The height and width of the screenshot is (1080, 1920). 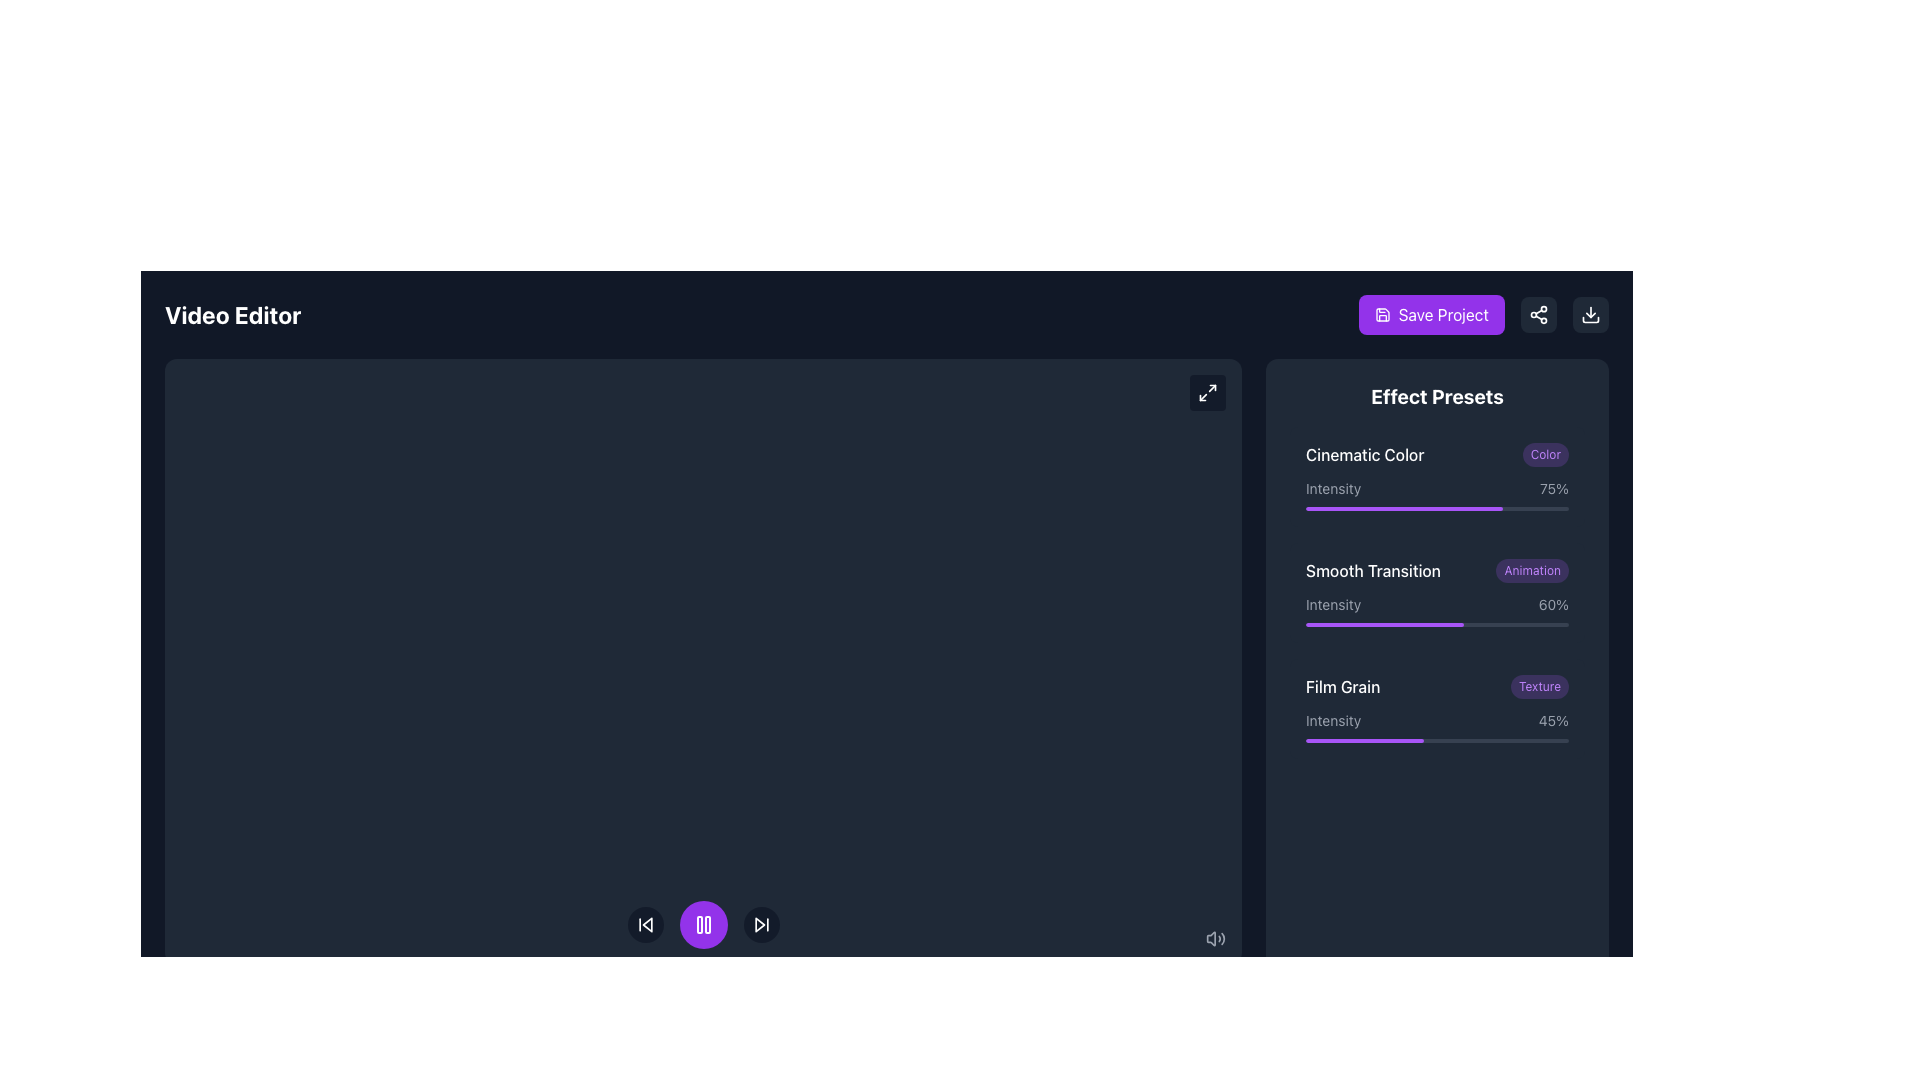 What do you see at coordinates (1436, 570) in the screenshot?
I see `information displayed on the 'Smooth Transition' label located in the 'Effect Presets' section, which is the second item in the list` at bounding box center [1436, 570].